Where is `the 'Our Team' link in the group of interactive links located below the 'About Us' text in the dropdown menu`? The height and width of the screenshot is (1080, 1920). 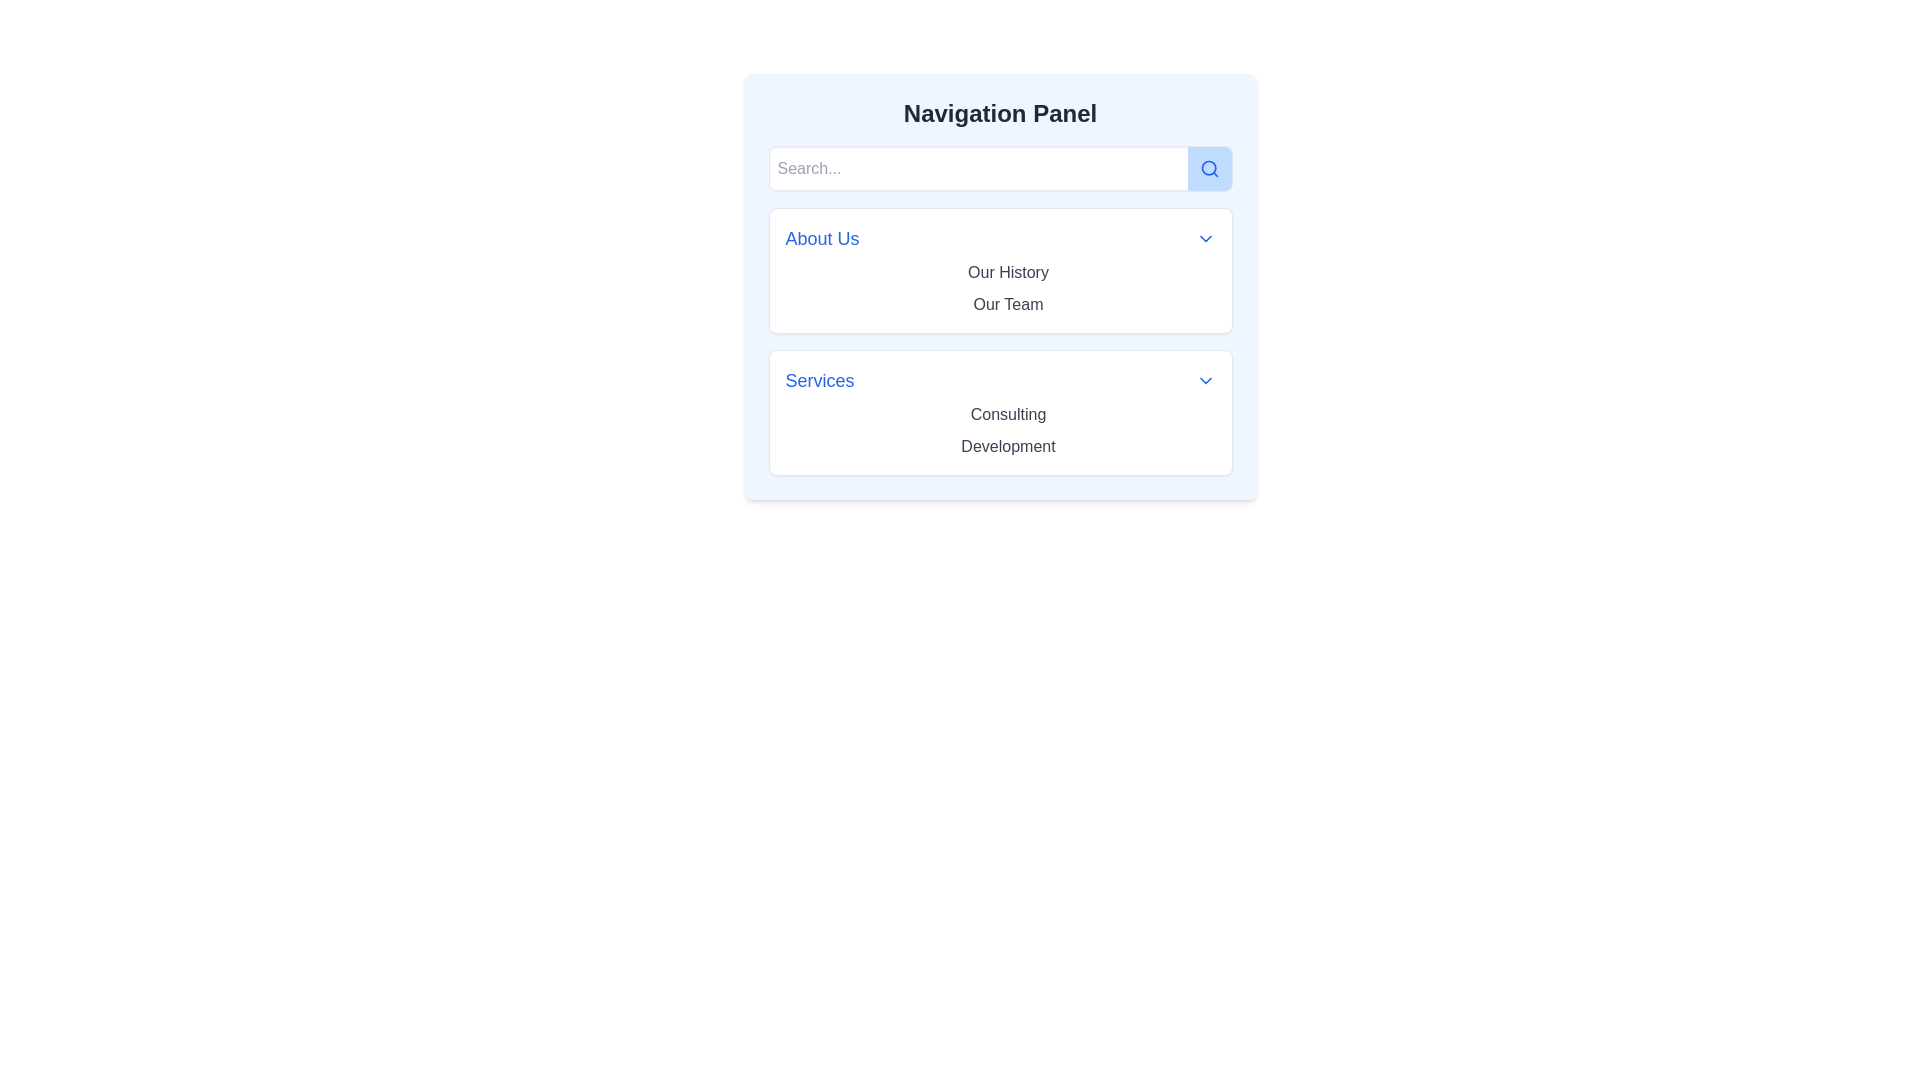 the 'Our Team' link in the group of interactive links located below the 'About Us' text in the dropdown menu is located at coordinates (999, 289).